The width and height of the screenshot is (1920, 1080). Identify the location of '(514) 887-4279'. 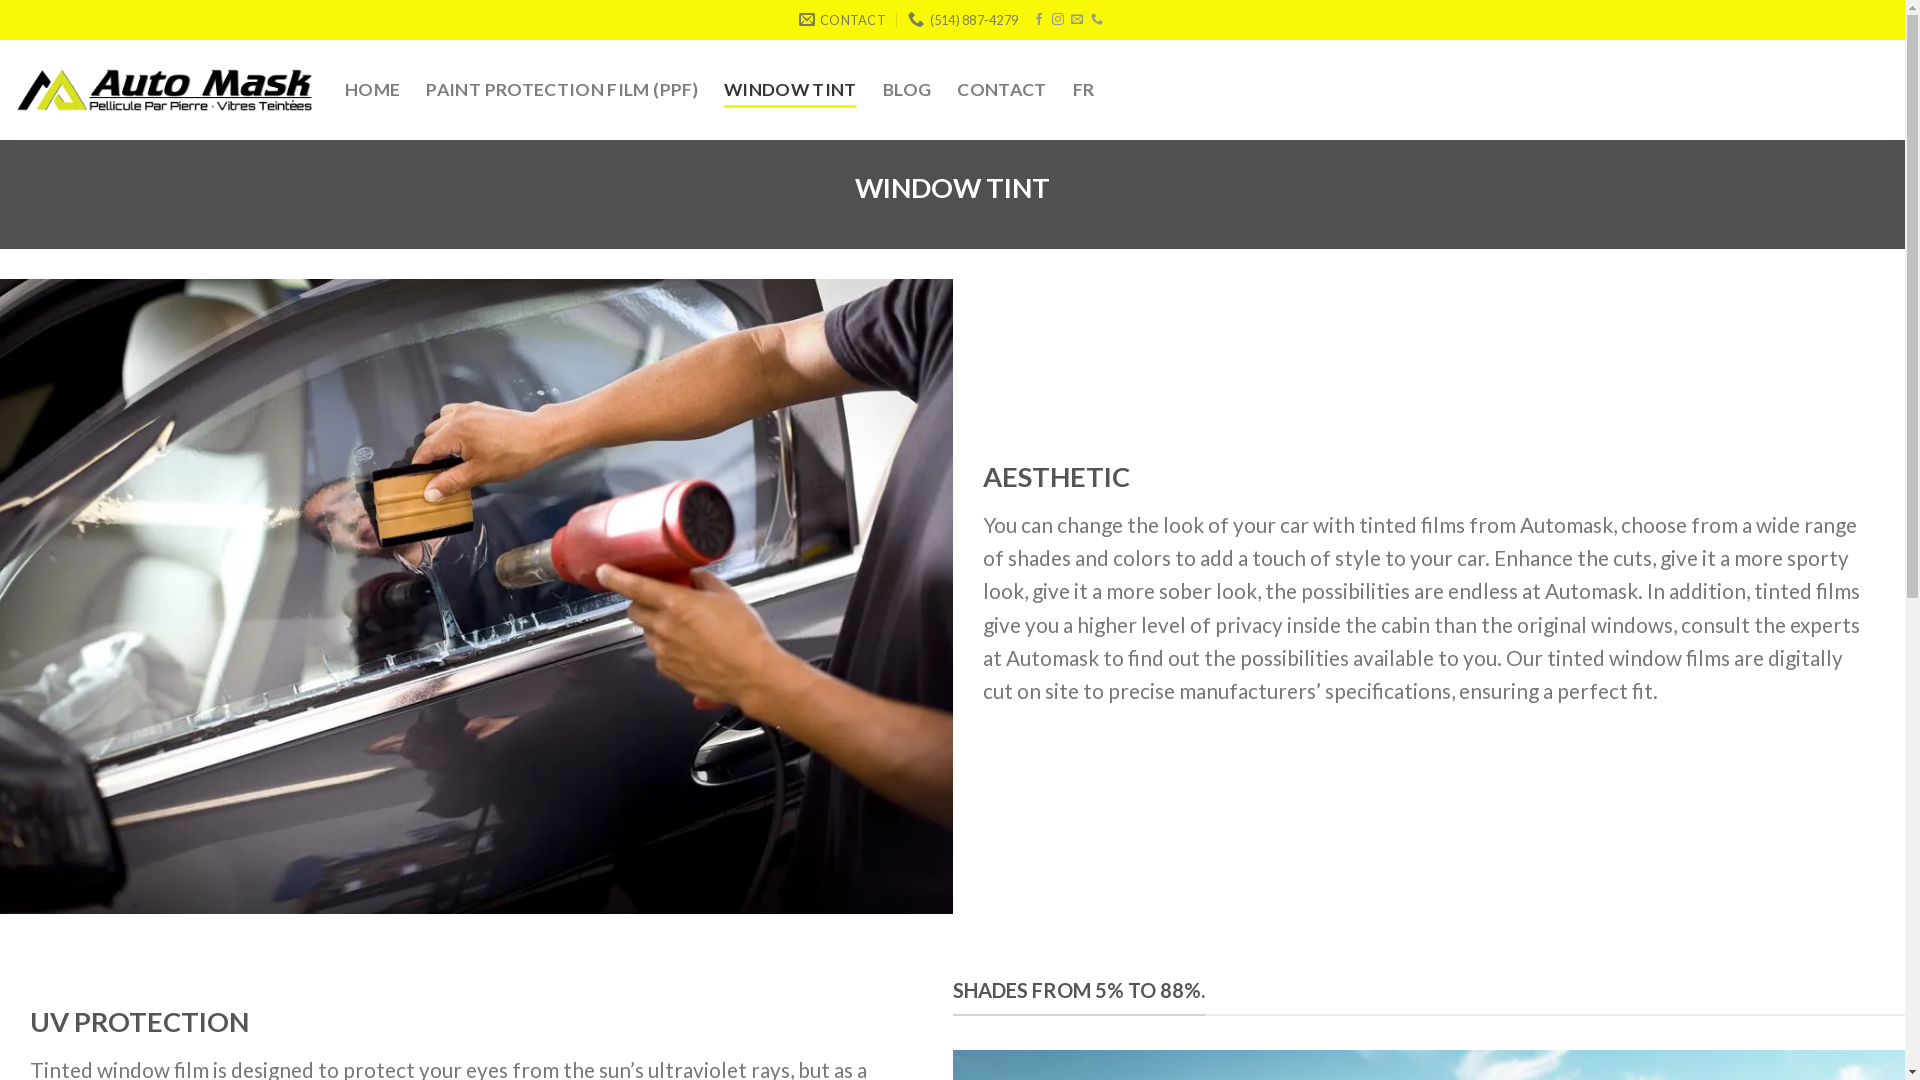
(963, 19).